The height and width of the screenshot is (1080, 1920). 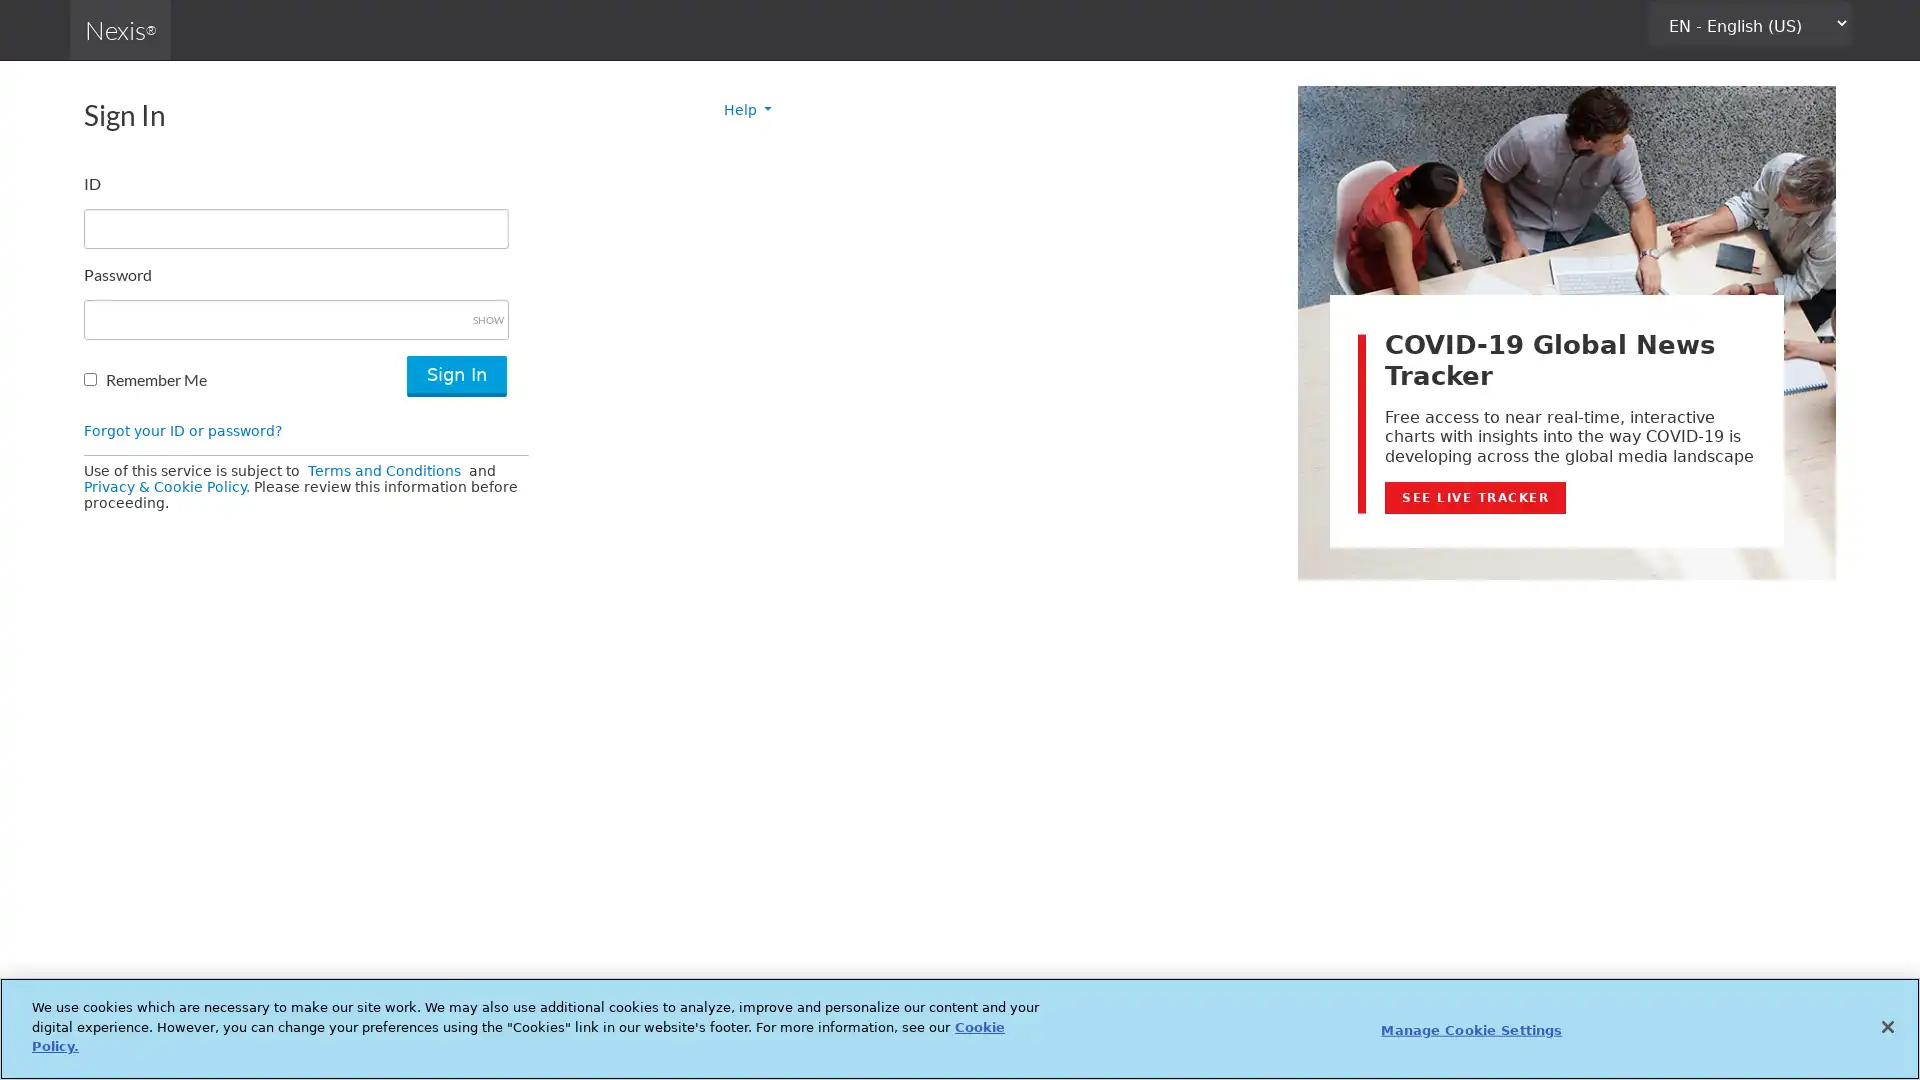 What do you see at coordinates (455, 376) in the screenshot?
I see `Sign In` at bounding box center [455, 376].